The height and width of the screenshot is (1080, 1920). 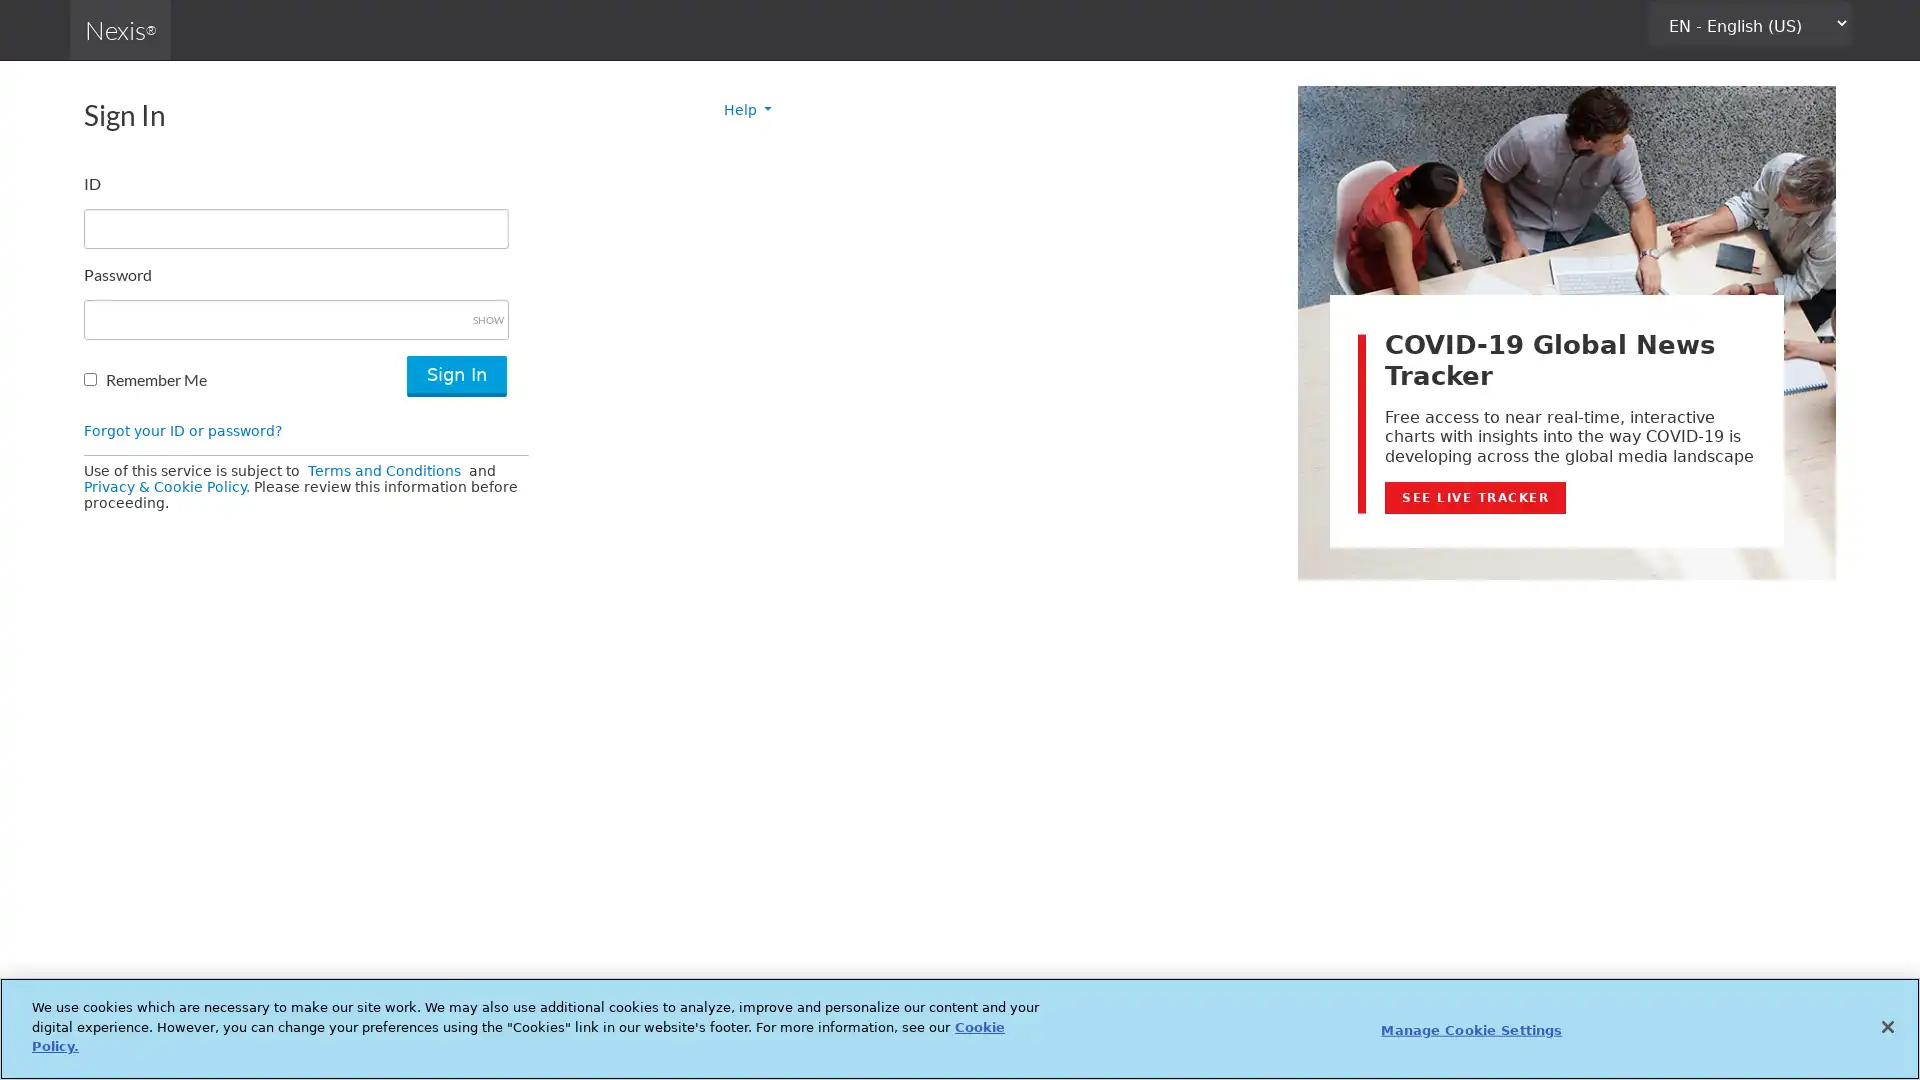 What do you see at coordinates (455, 376) in the screenshot?
I see `Sign In` at bounding box center [455, 376].